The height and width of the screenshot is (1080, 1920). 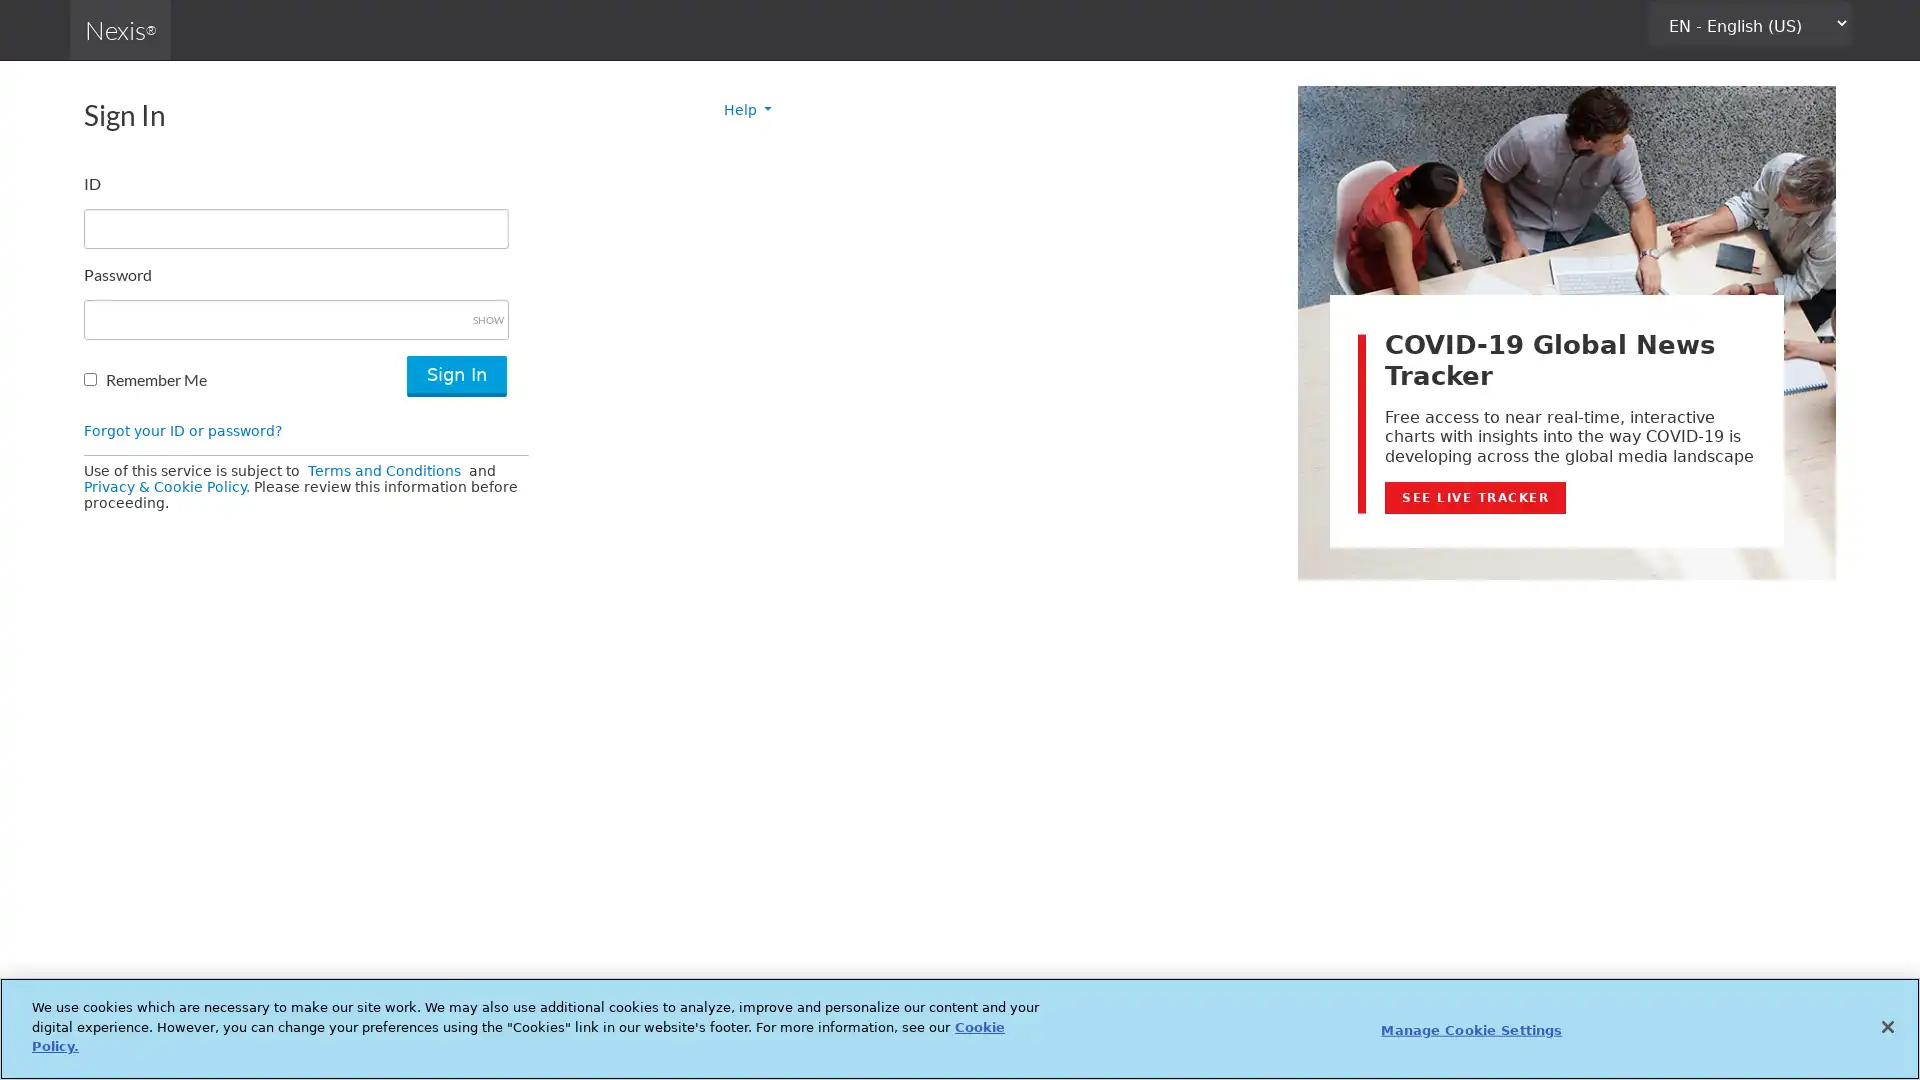 What do you see at coordinates (455, 376) in the screenshot?
I see `Sign In` at bounding box center [455, 376].